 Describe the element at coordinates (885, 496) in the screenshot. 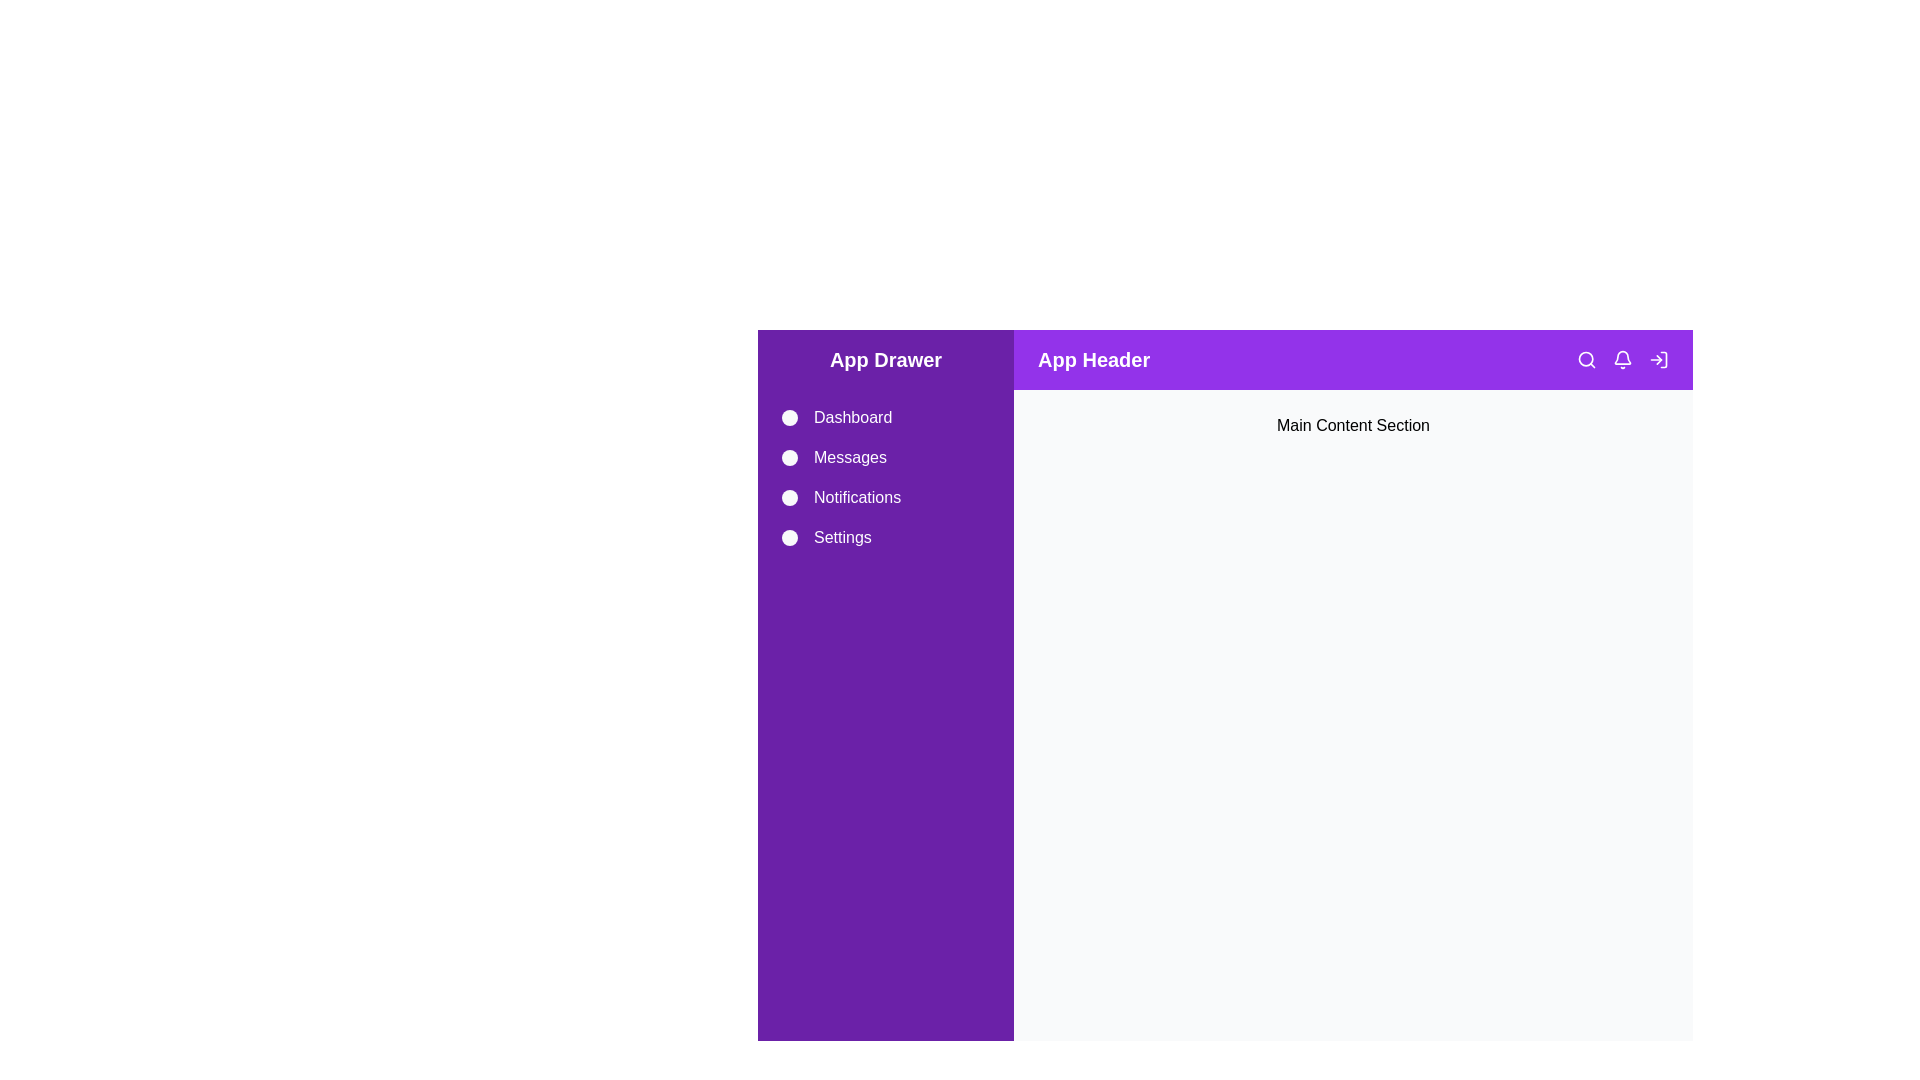

I see `the Notifications drawer item to navigate` at that location.